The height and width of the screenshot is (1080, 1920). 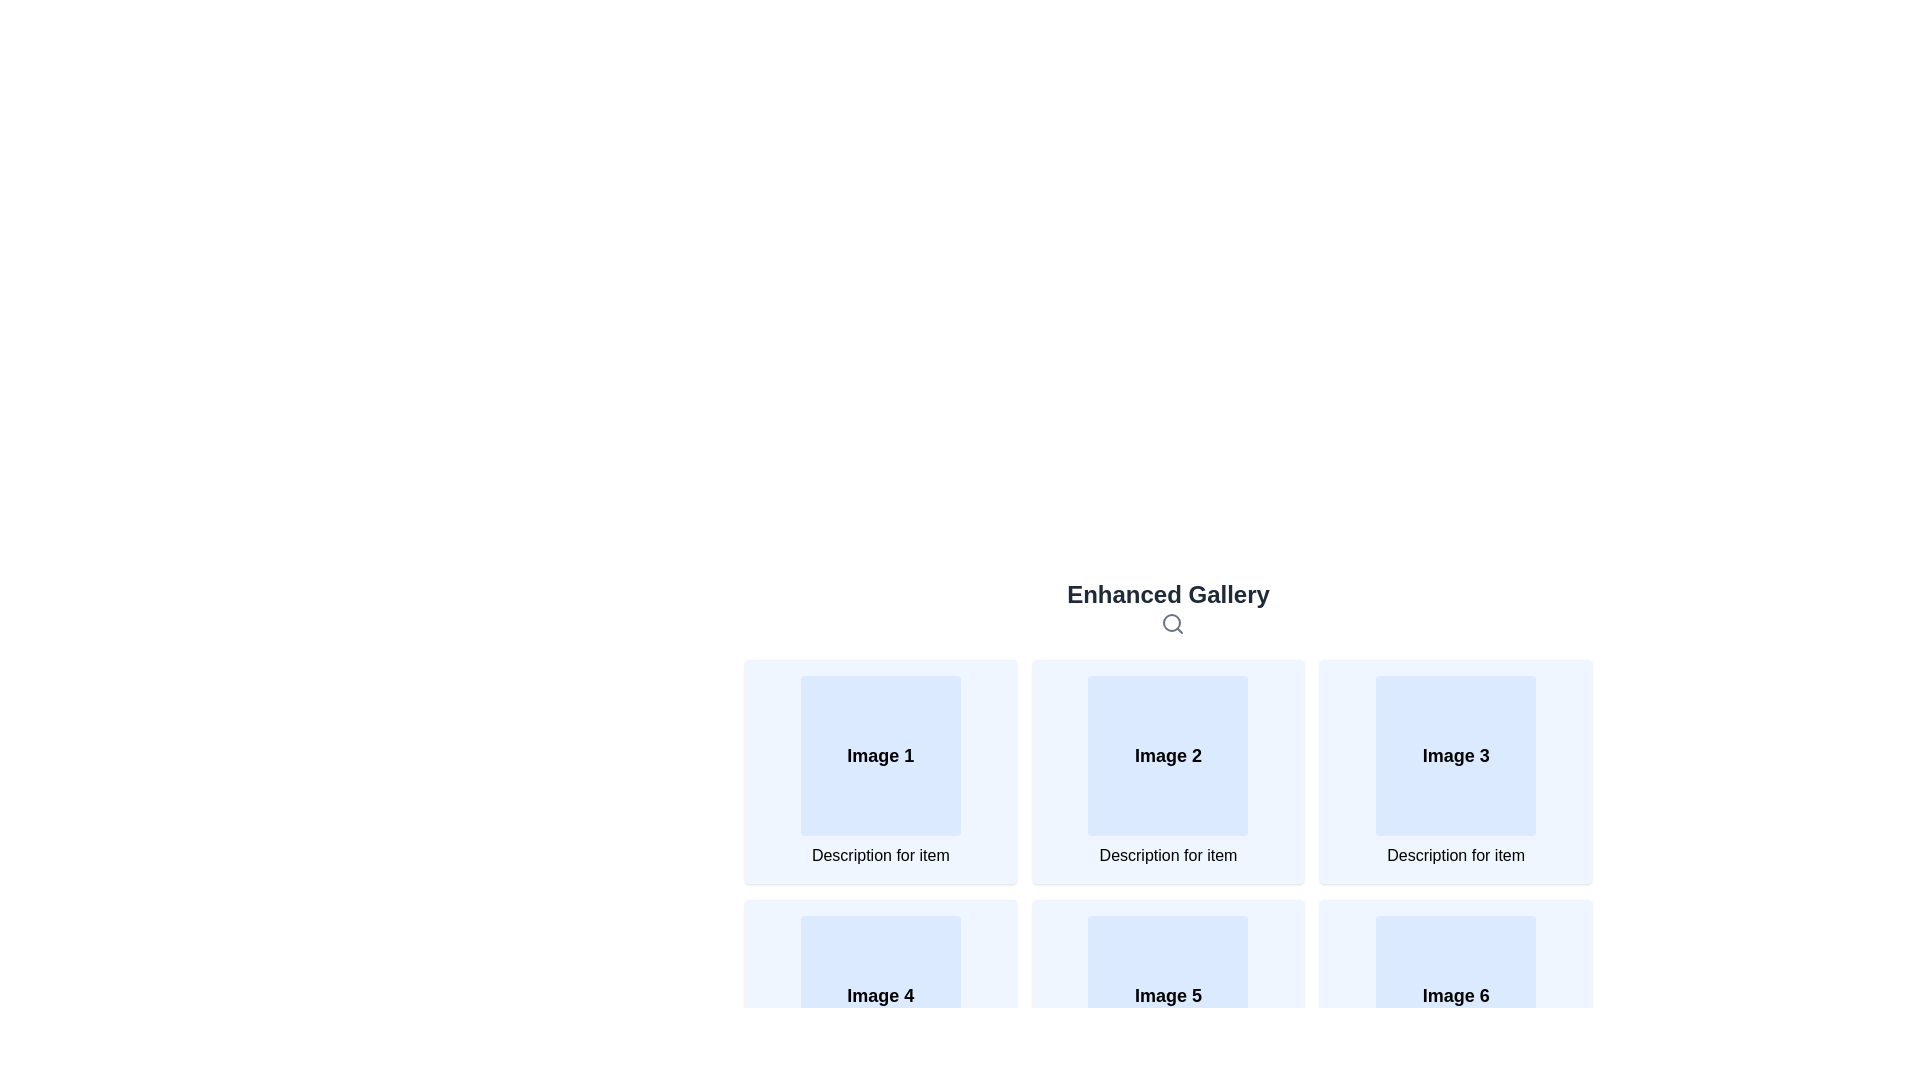 I want to click on the textual description element located just below the 'Image 1' title, so click(x=880, y=855).